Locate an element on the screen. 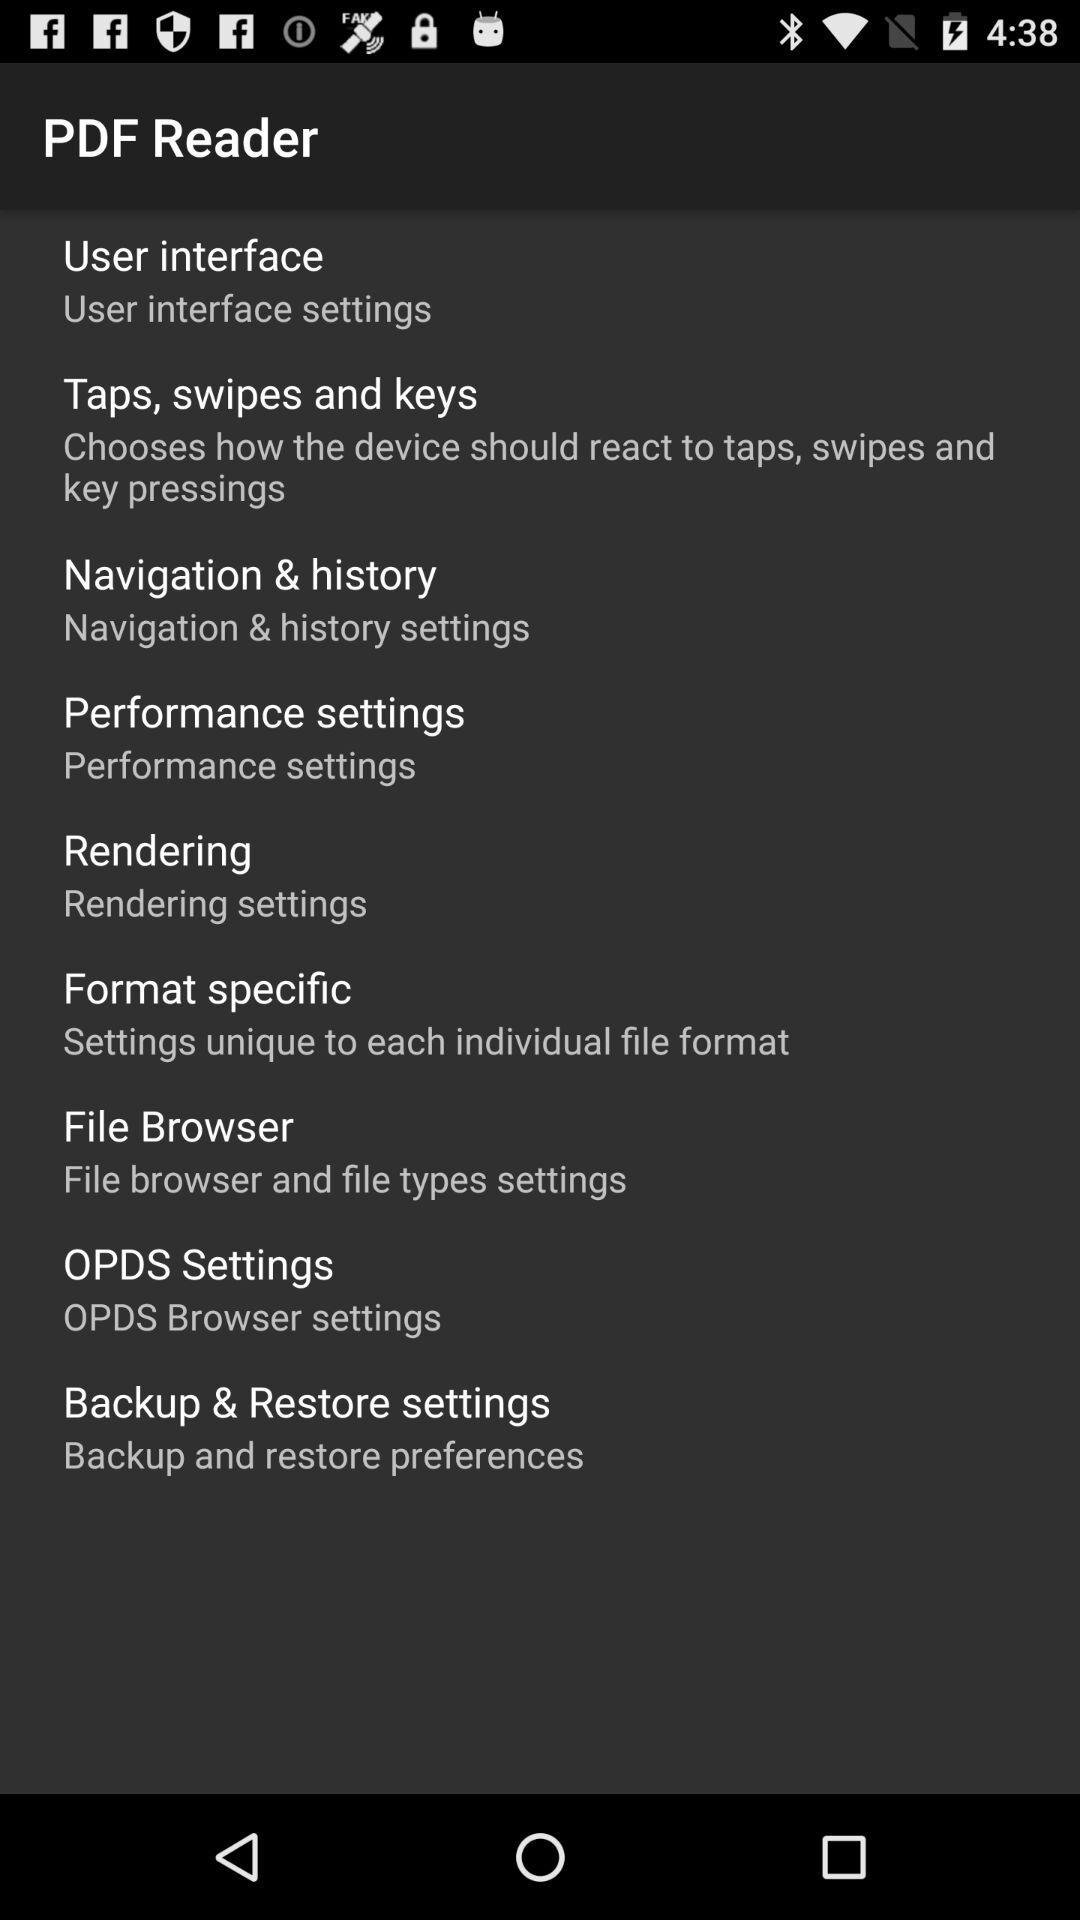  the app below format specific item is located at coordinates (425, 1040).